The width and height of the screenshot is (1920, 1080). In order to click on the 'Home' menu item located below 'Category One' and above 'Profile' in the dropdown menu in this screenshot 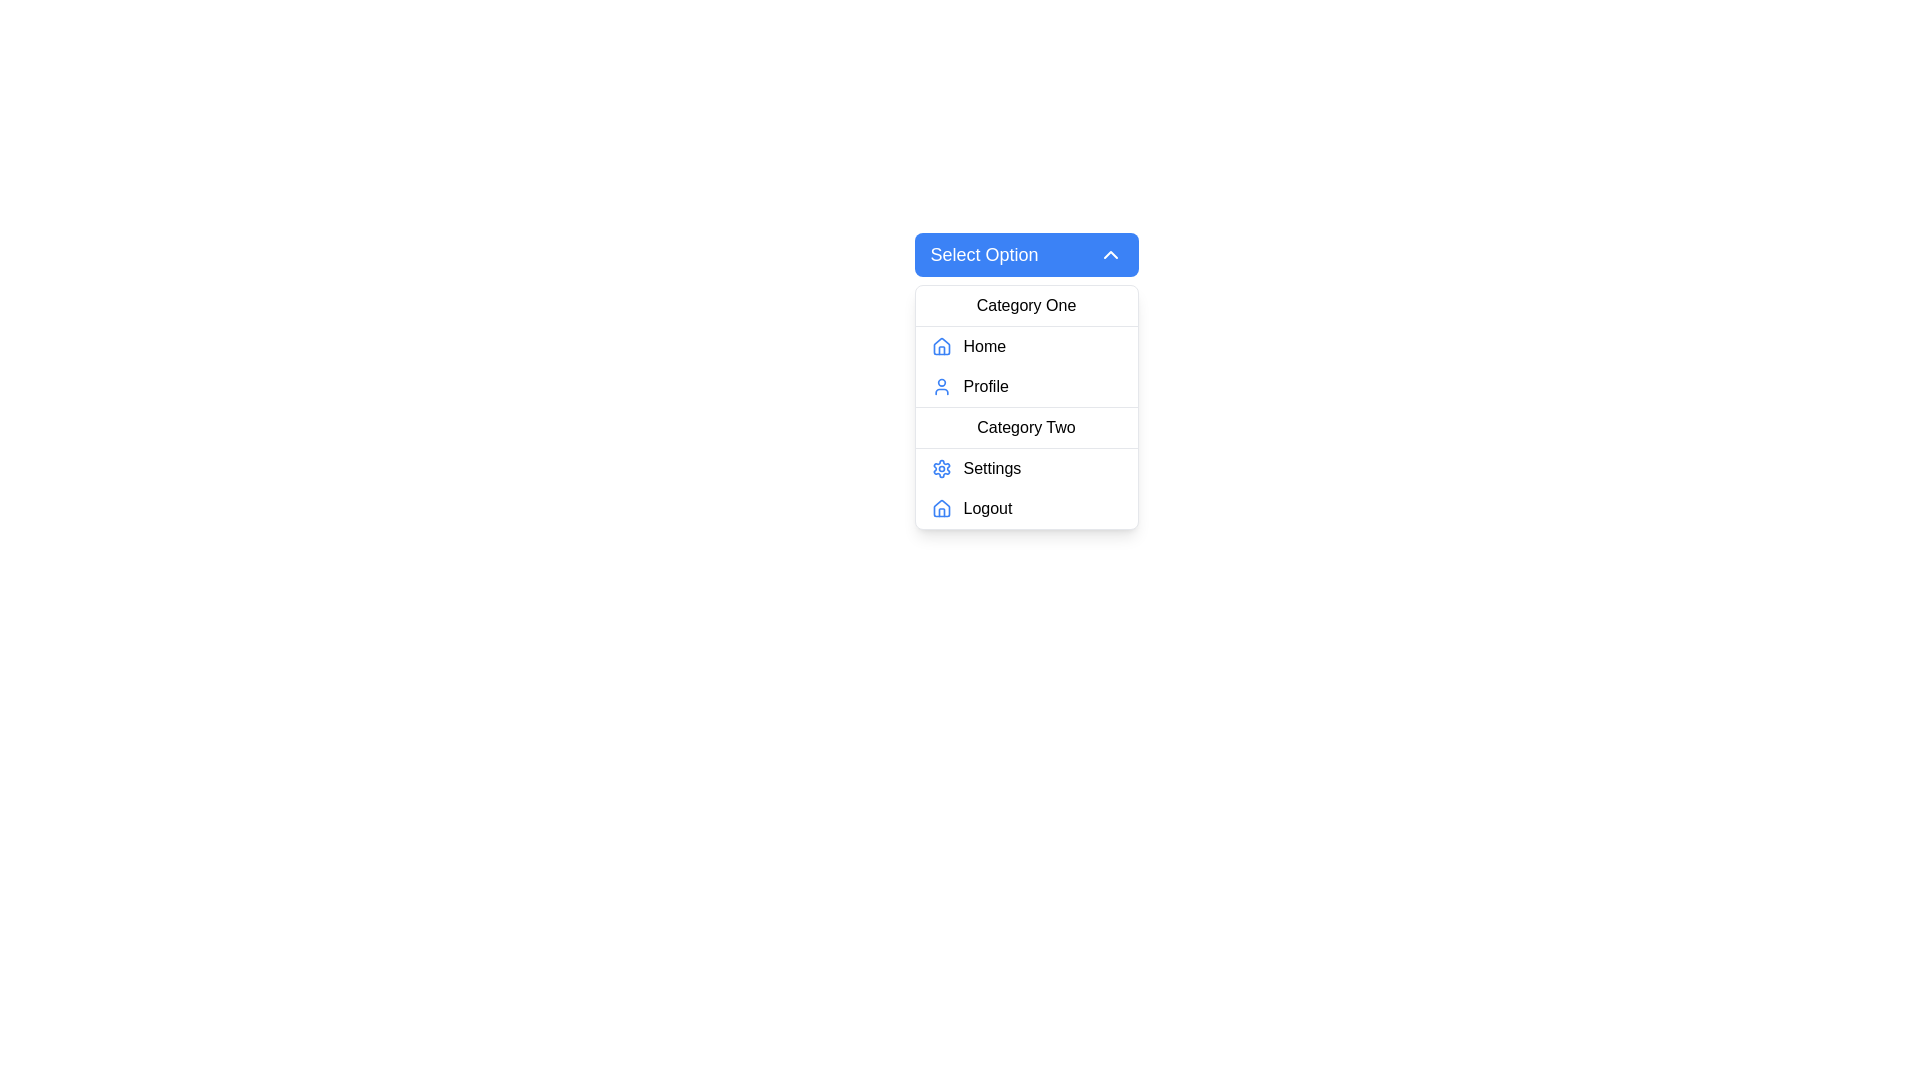, I will do `click(1026, 346)`.